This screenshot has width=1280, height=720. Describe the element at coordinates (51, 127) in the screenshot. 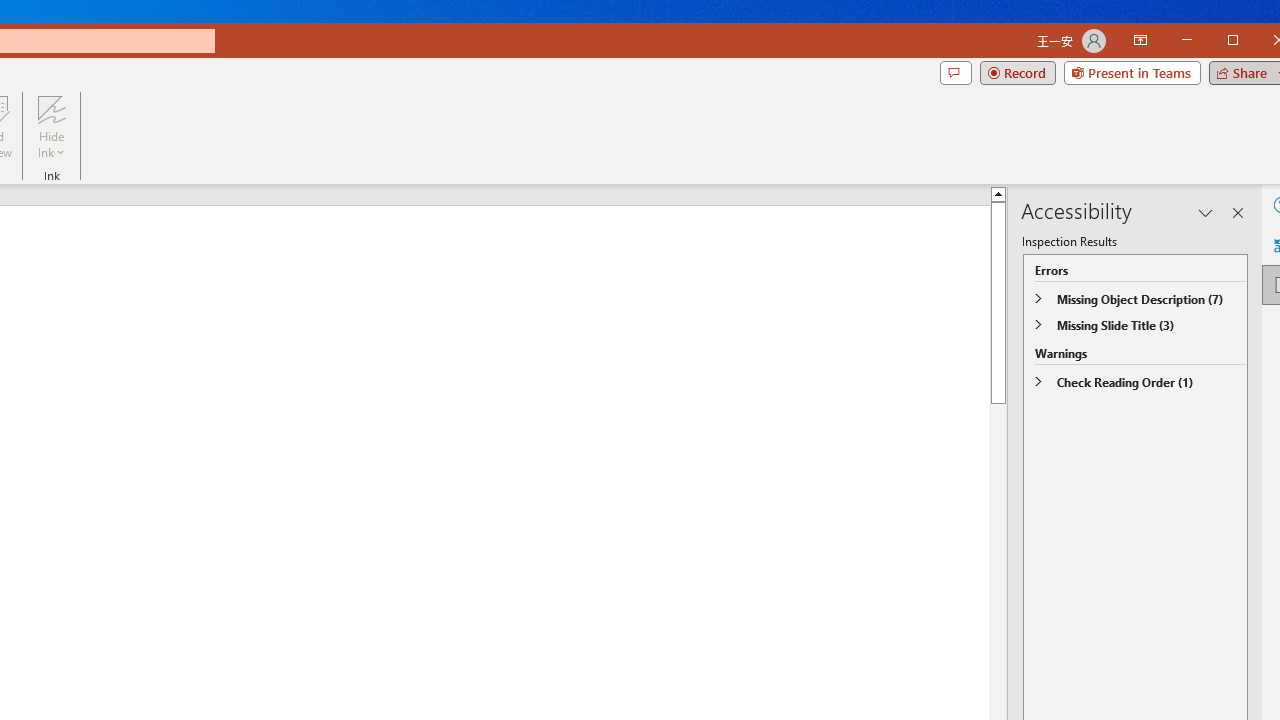

I see `'Hide Ink'` at that location.